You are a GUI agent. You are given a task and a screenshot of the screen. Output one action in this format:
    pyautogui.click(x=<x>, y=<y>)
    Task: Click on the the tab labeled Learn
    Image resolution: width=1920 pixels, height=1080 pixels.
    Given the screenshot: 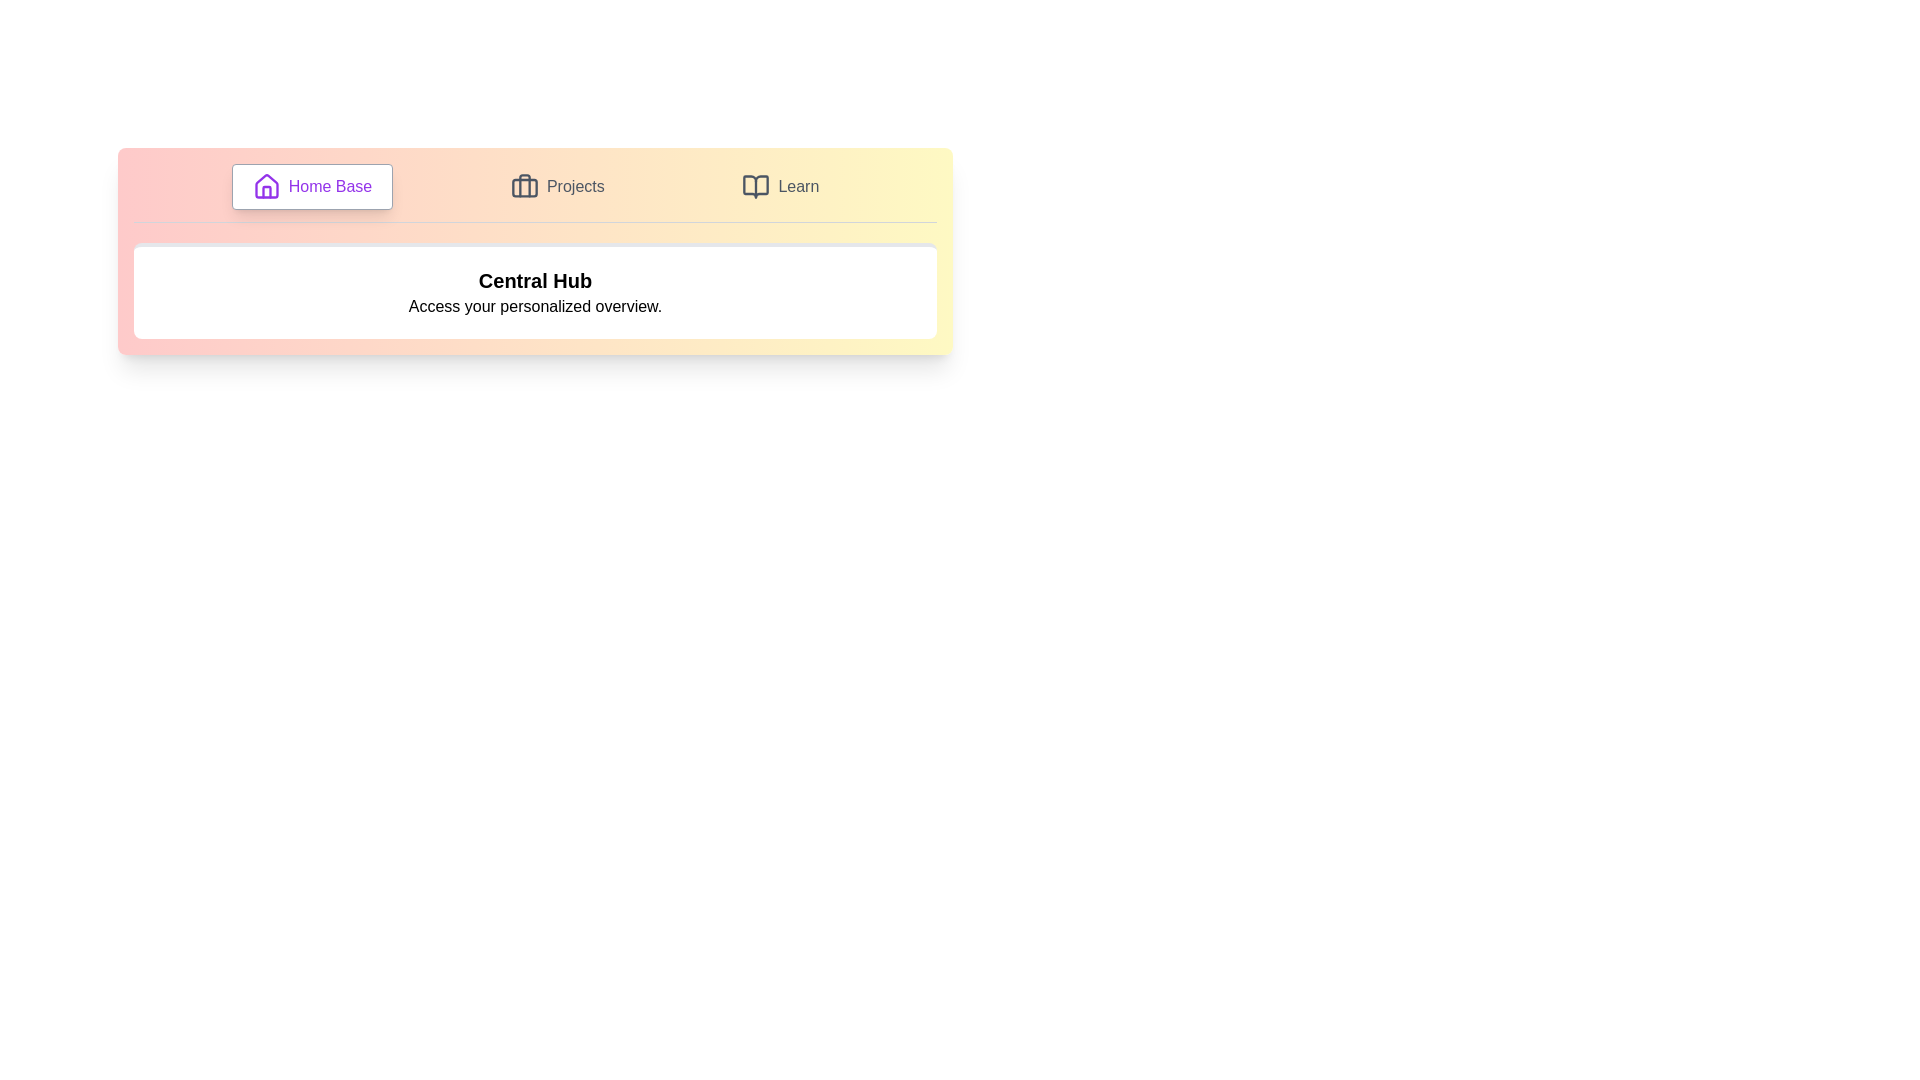 What is the action you would take?
    pyautogui.click(x=778, y=186)
    